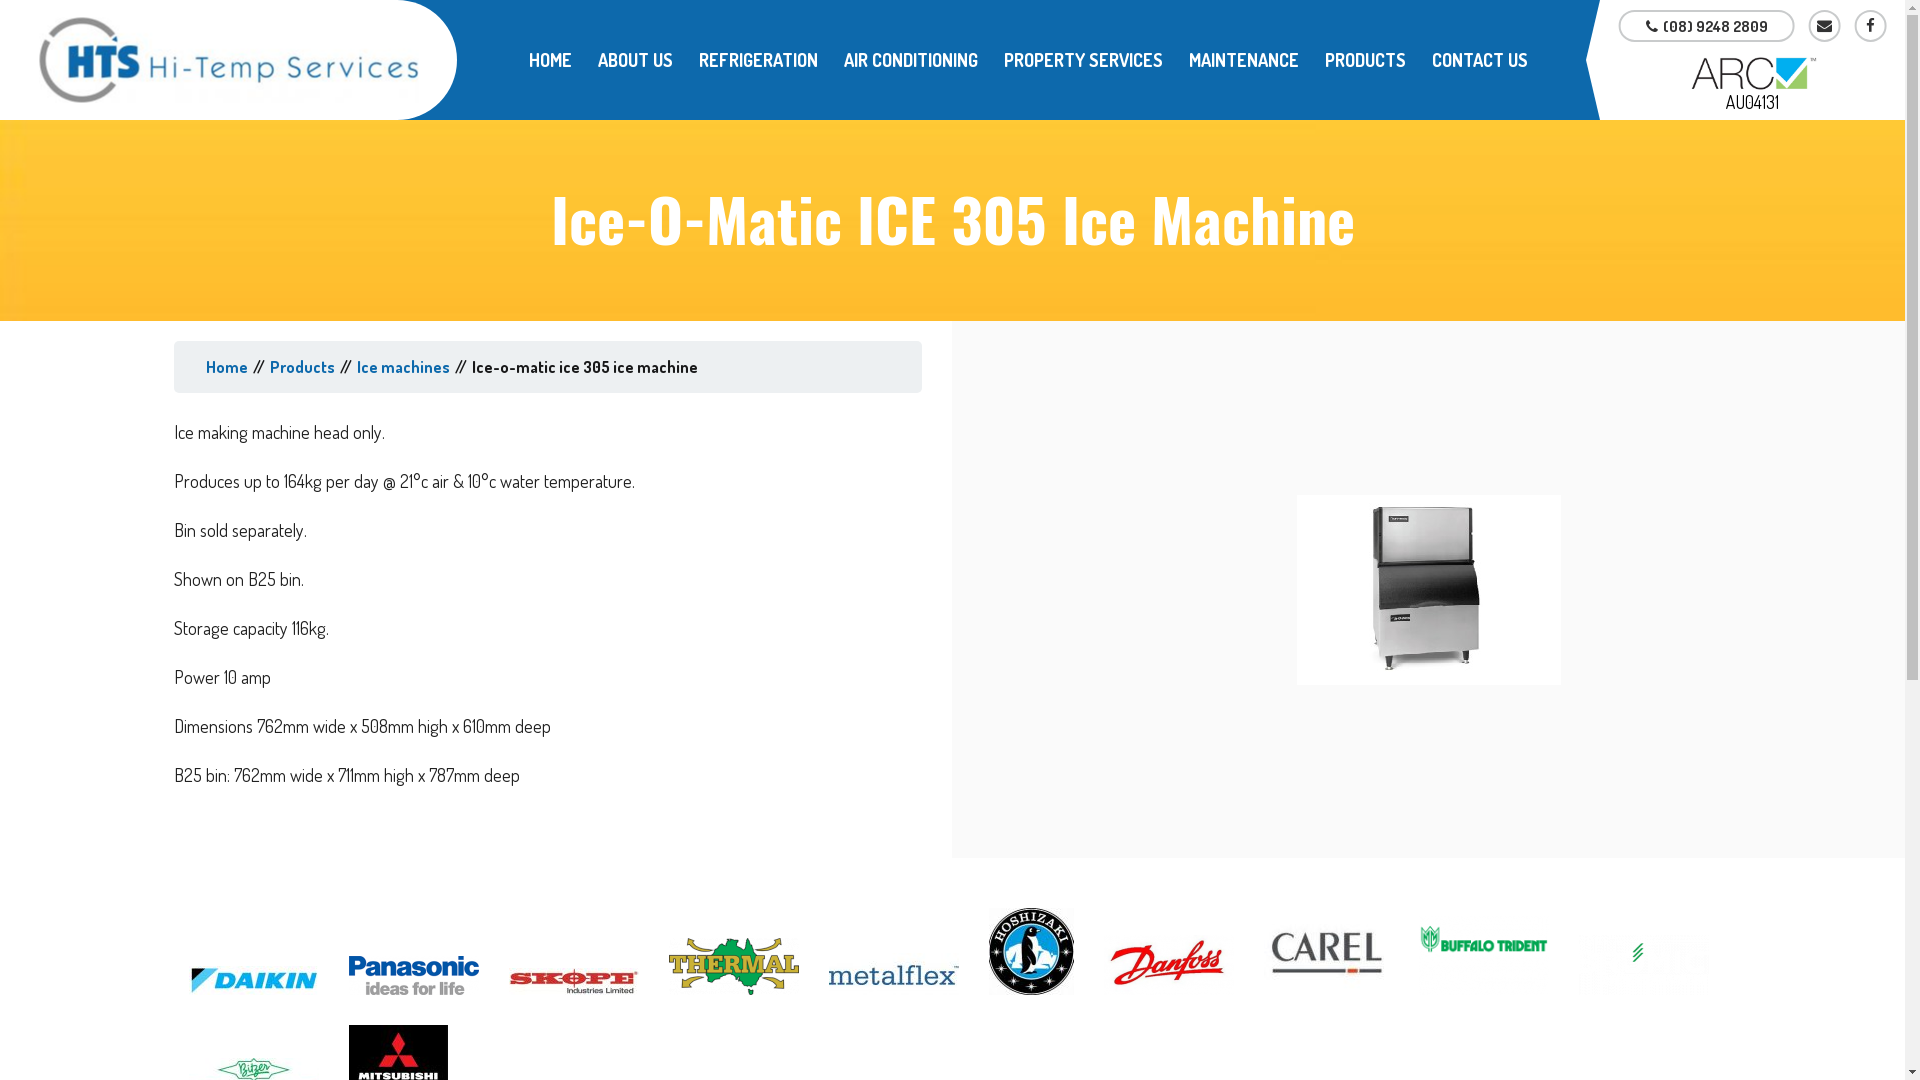 Image resolution: width=1920 pixels, height=1080 pixels. What do you see at coordinates (1618, 26) in the screenshot?
I see `'(08) 9248 2809'` at bounding box center [1618, 26].